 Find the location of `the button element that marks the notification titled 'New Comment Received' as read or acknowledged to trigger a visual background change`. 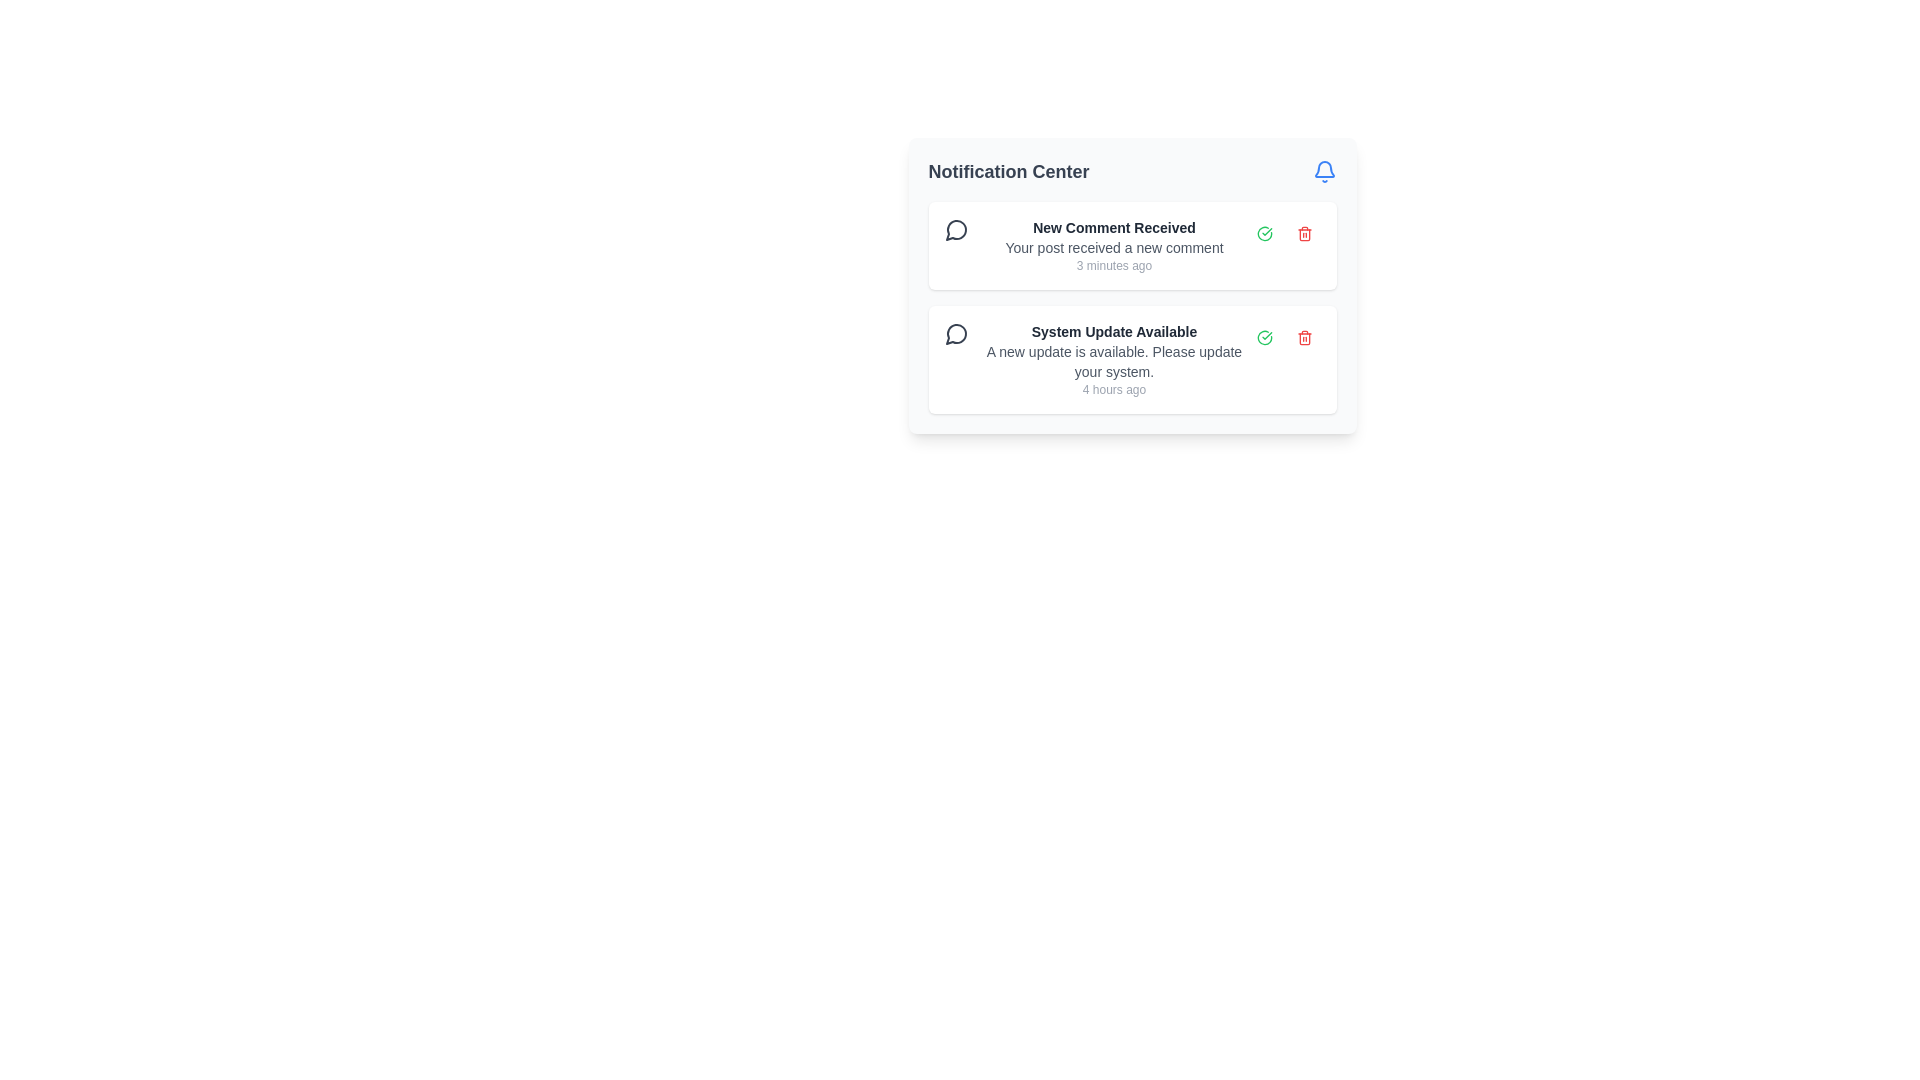

the button element that marks the notification titled 'New Comment Received' as read or acknowledged to trigger a visual background change is located at coordinates (1263, 233).